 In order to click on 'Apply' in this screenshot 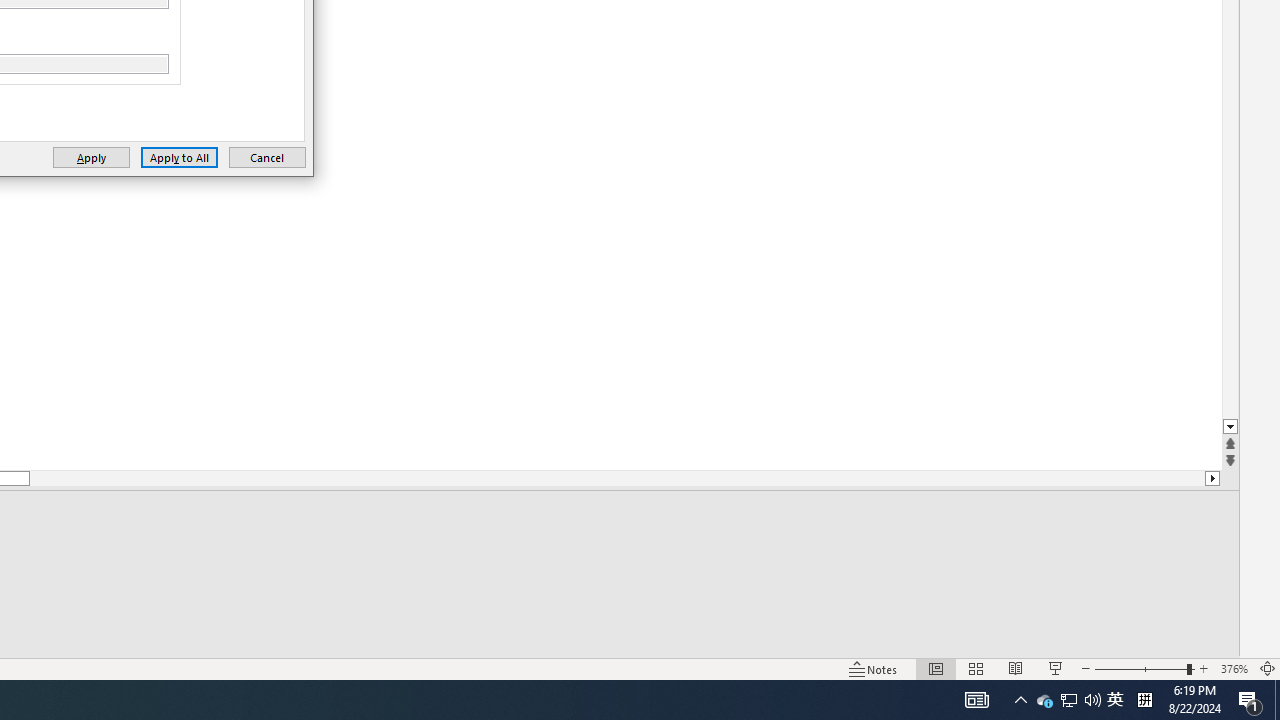, I will do `click(90, 156)`.